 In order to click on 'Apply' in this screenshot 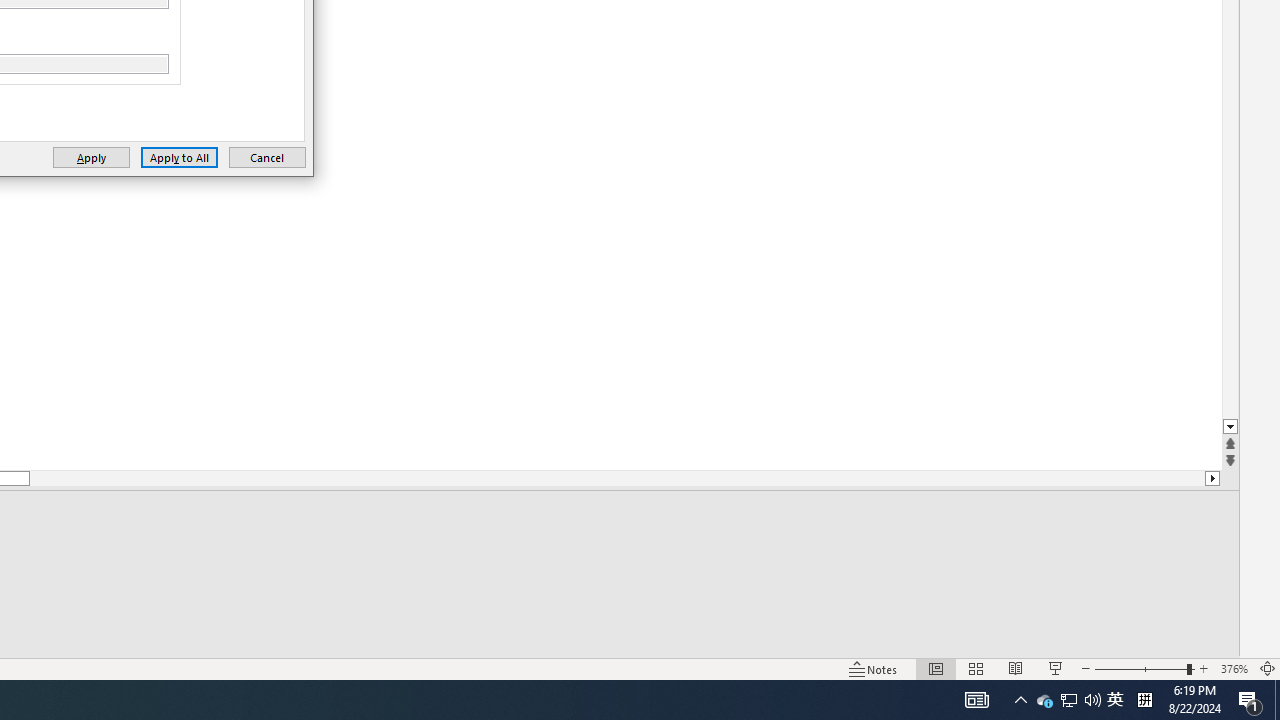, I will do `click(90, 156)`.